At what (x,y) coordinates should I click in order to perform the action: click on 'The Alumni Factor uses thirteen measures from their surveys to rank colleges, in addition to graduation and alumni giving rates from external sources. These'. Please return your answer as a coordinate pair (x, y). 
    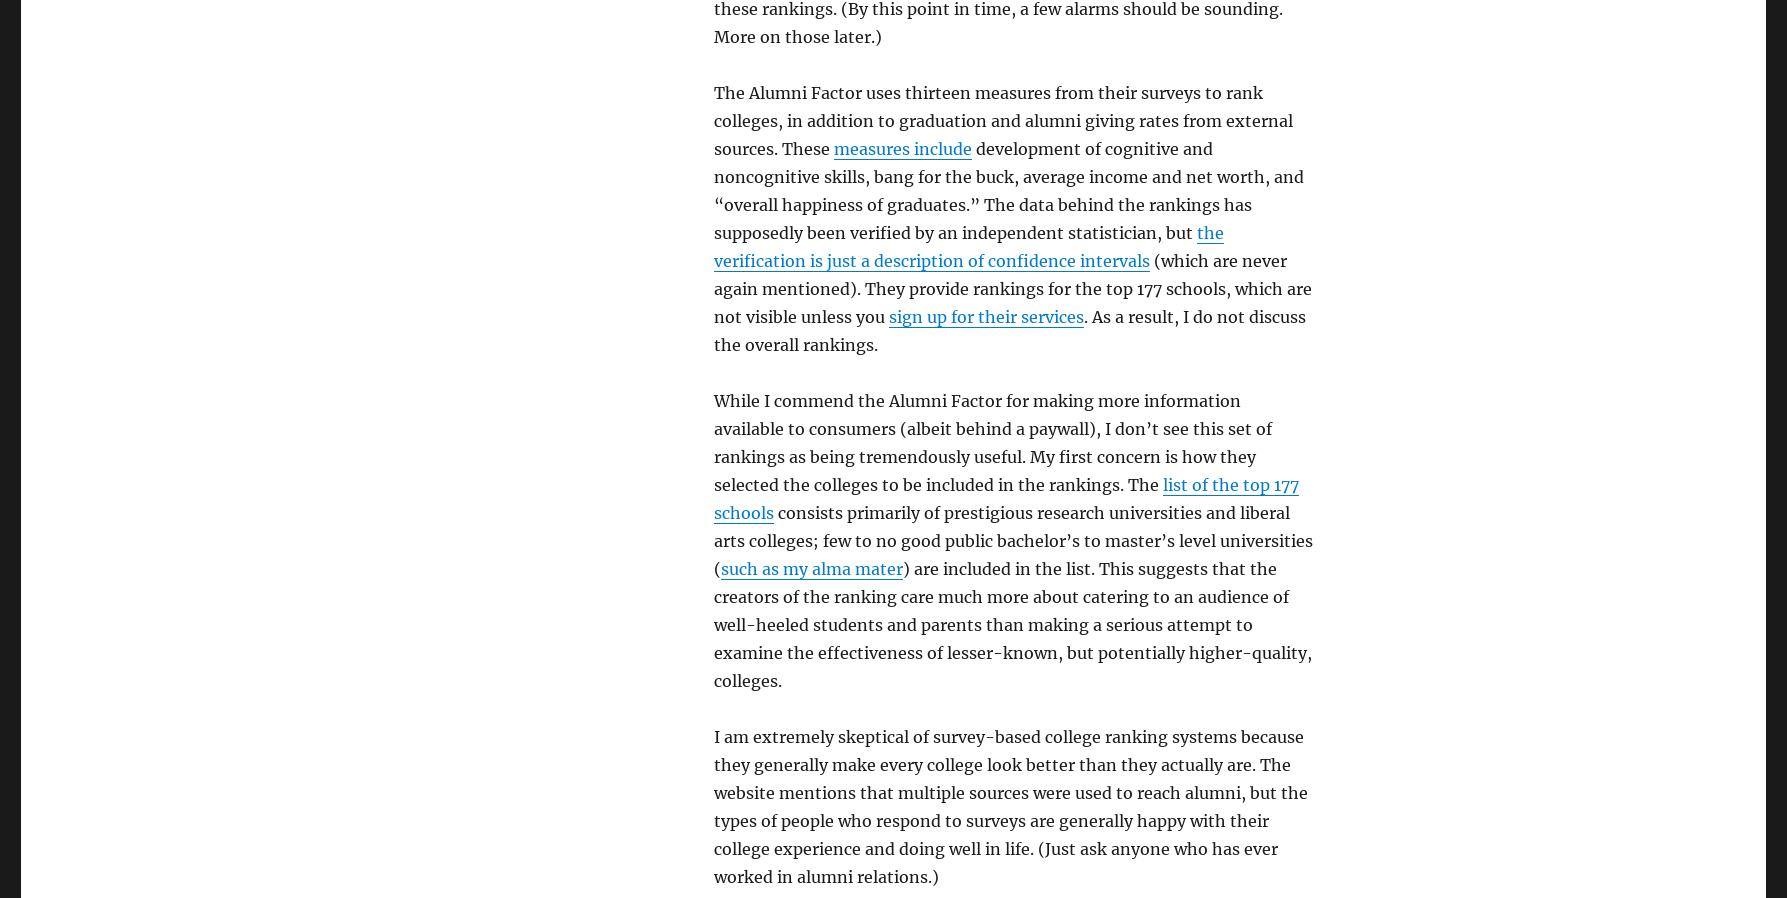
    Looking at the image, I should click on (1001, 119).